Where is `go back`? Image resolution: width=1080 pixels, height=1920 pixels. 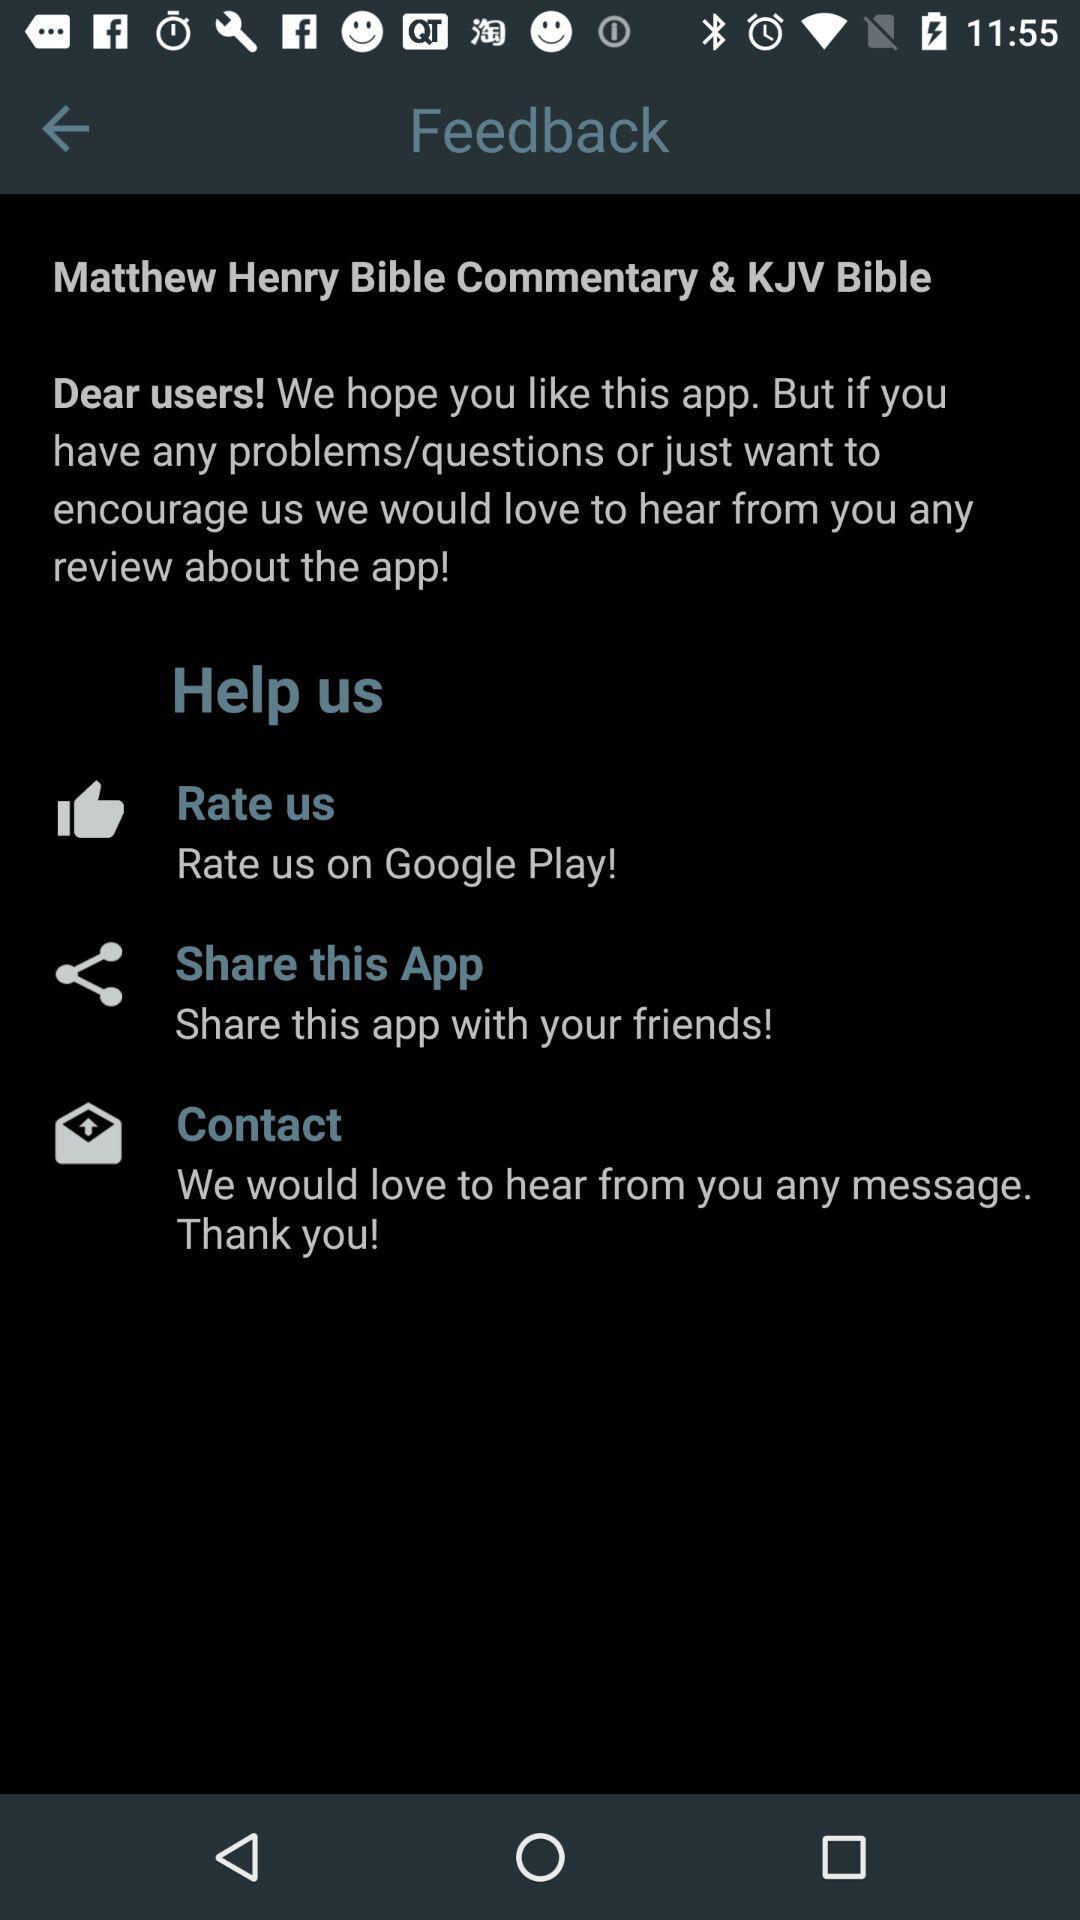
go back is located at coordinates (64, 127).